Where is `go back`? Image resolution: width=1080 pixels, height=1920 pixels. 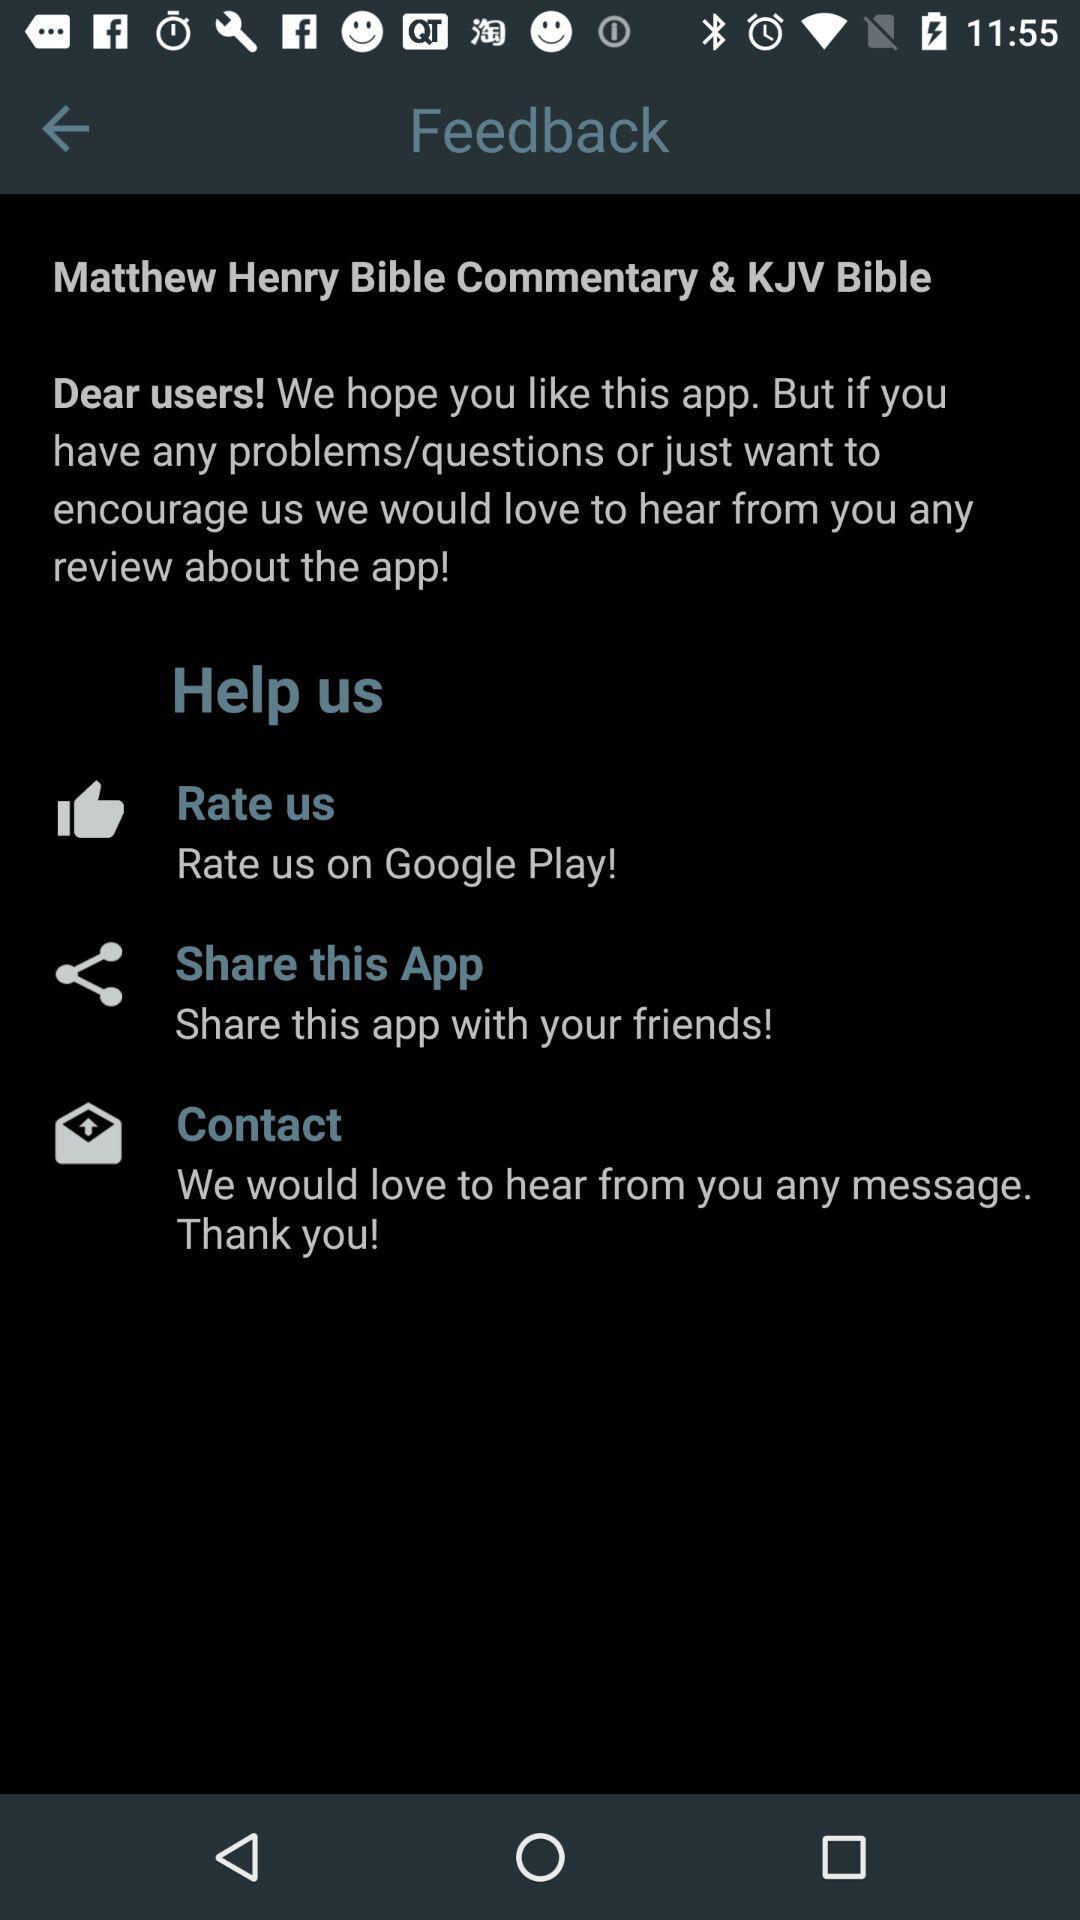
go back is located at coordinates (64, 127).